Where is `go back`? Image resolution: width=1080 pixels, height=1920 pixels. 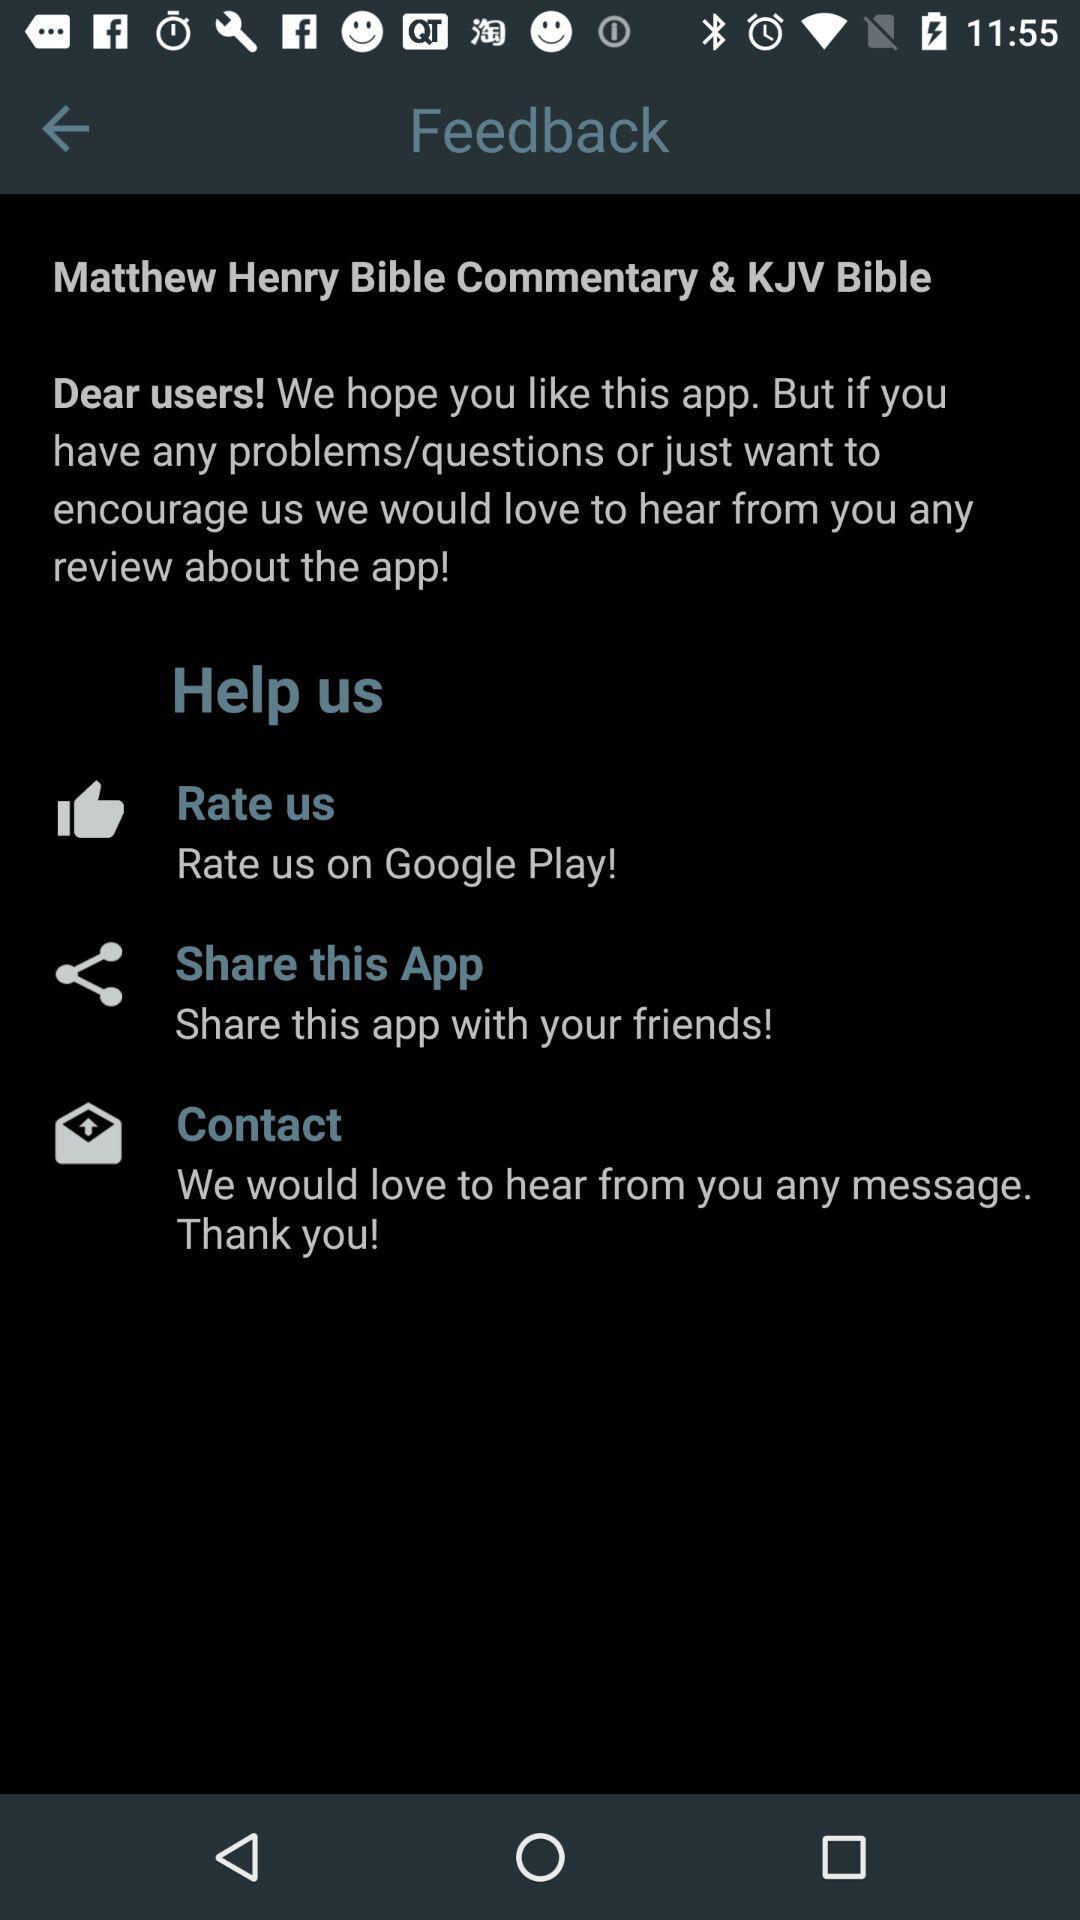
go back is located at coordinates (64, 127).